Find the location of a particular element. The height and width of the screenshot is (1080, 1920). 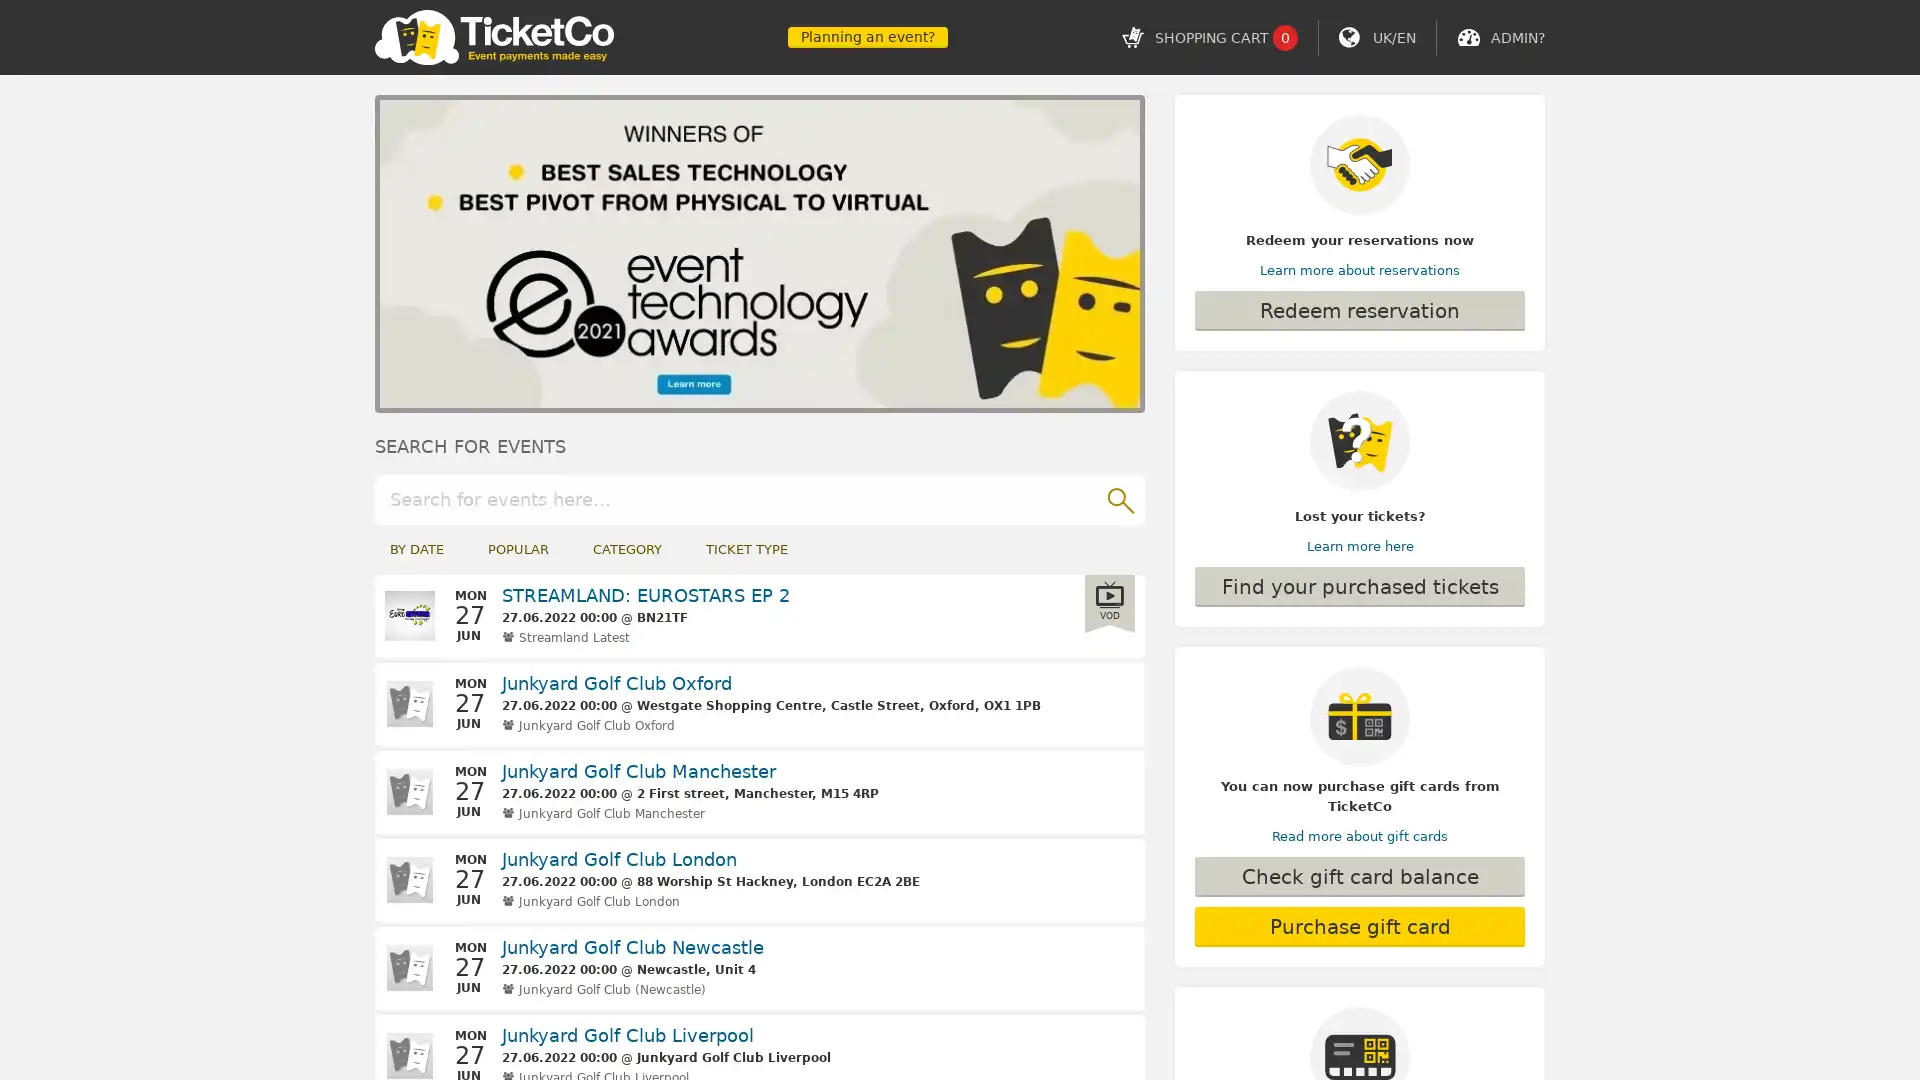

Check gift card balance is located at coordinates (1359, 875).